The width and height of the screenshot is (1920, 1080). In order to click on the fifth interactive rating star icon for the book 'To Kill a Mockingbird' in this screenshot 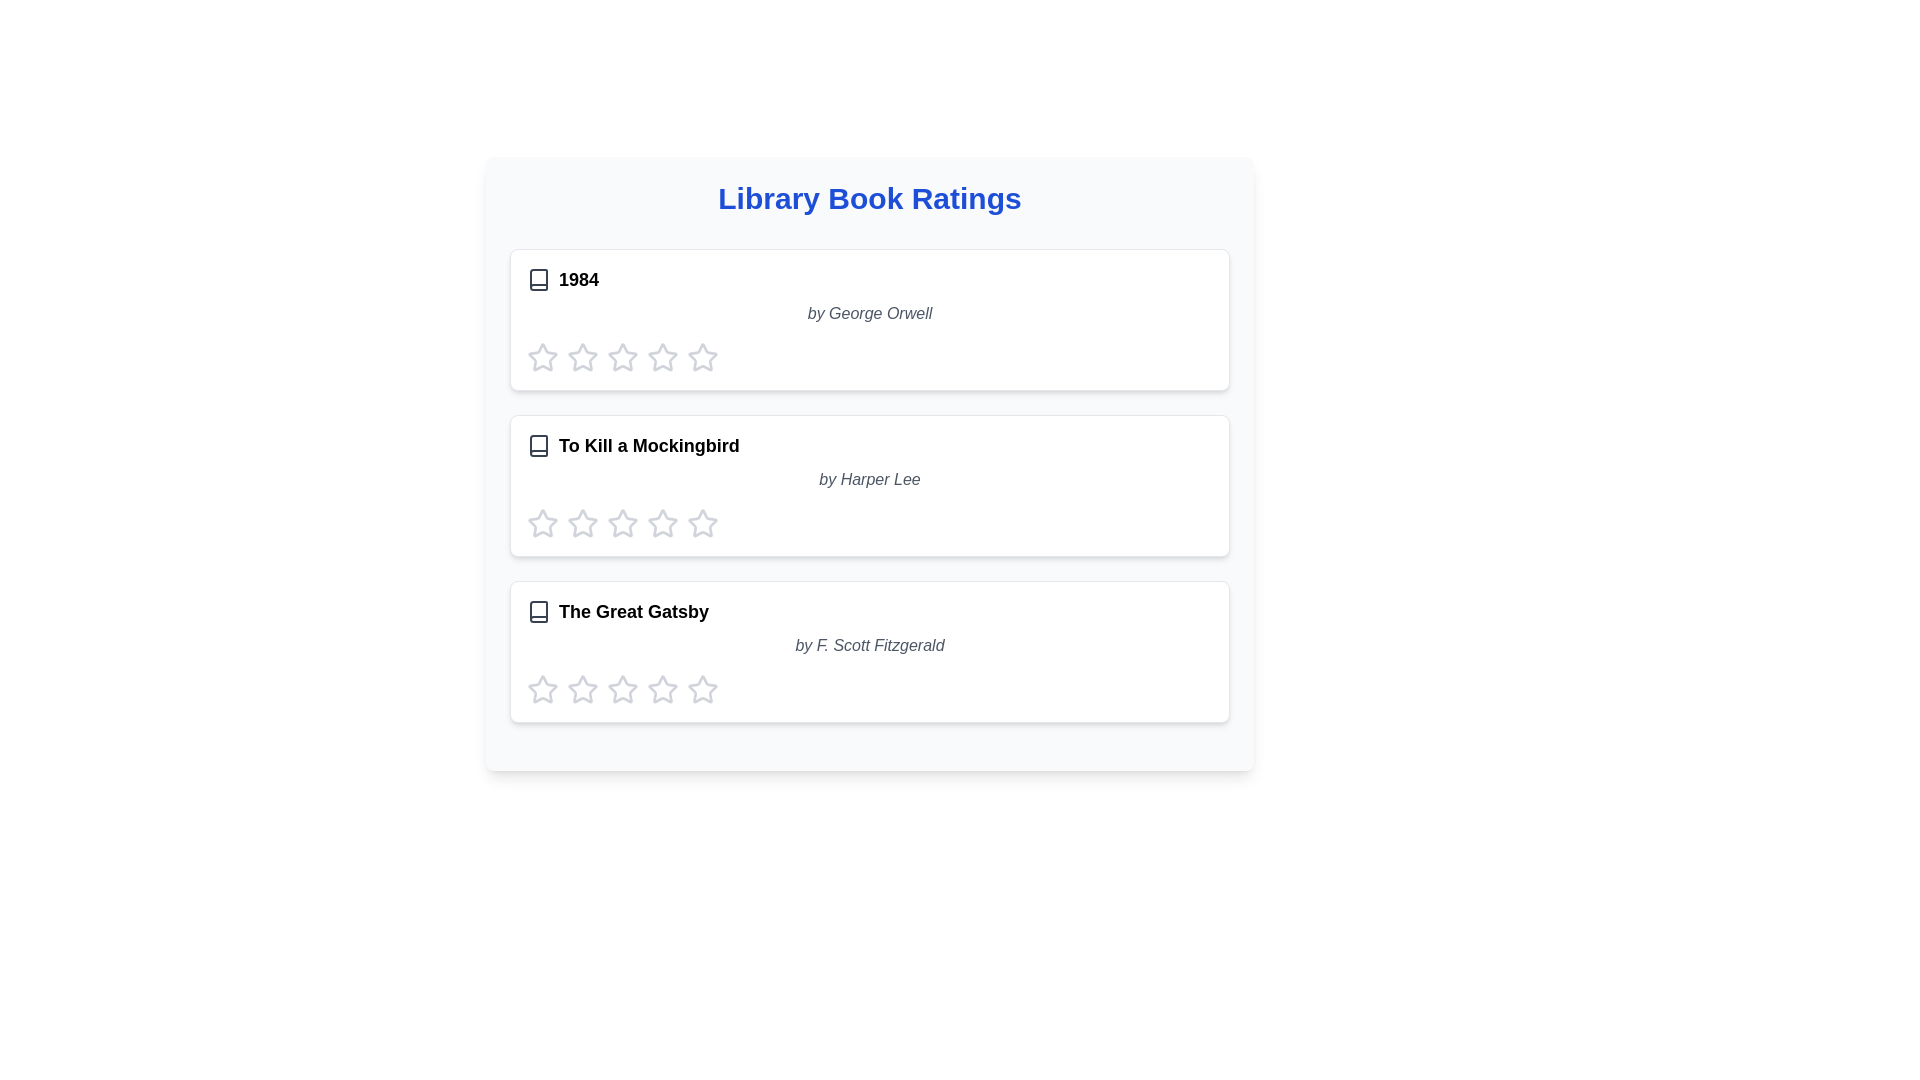, I will do `click(662, 523)`.